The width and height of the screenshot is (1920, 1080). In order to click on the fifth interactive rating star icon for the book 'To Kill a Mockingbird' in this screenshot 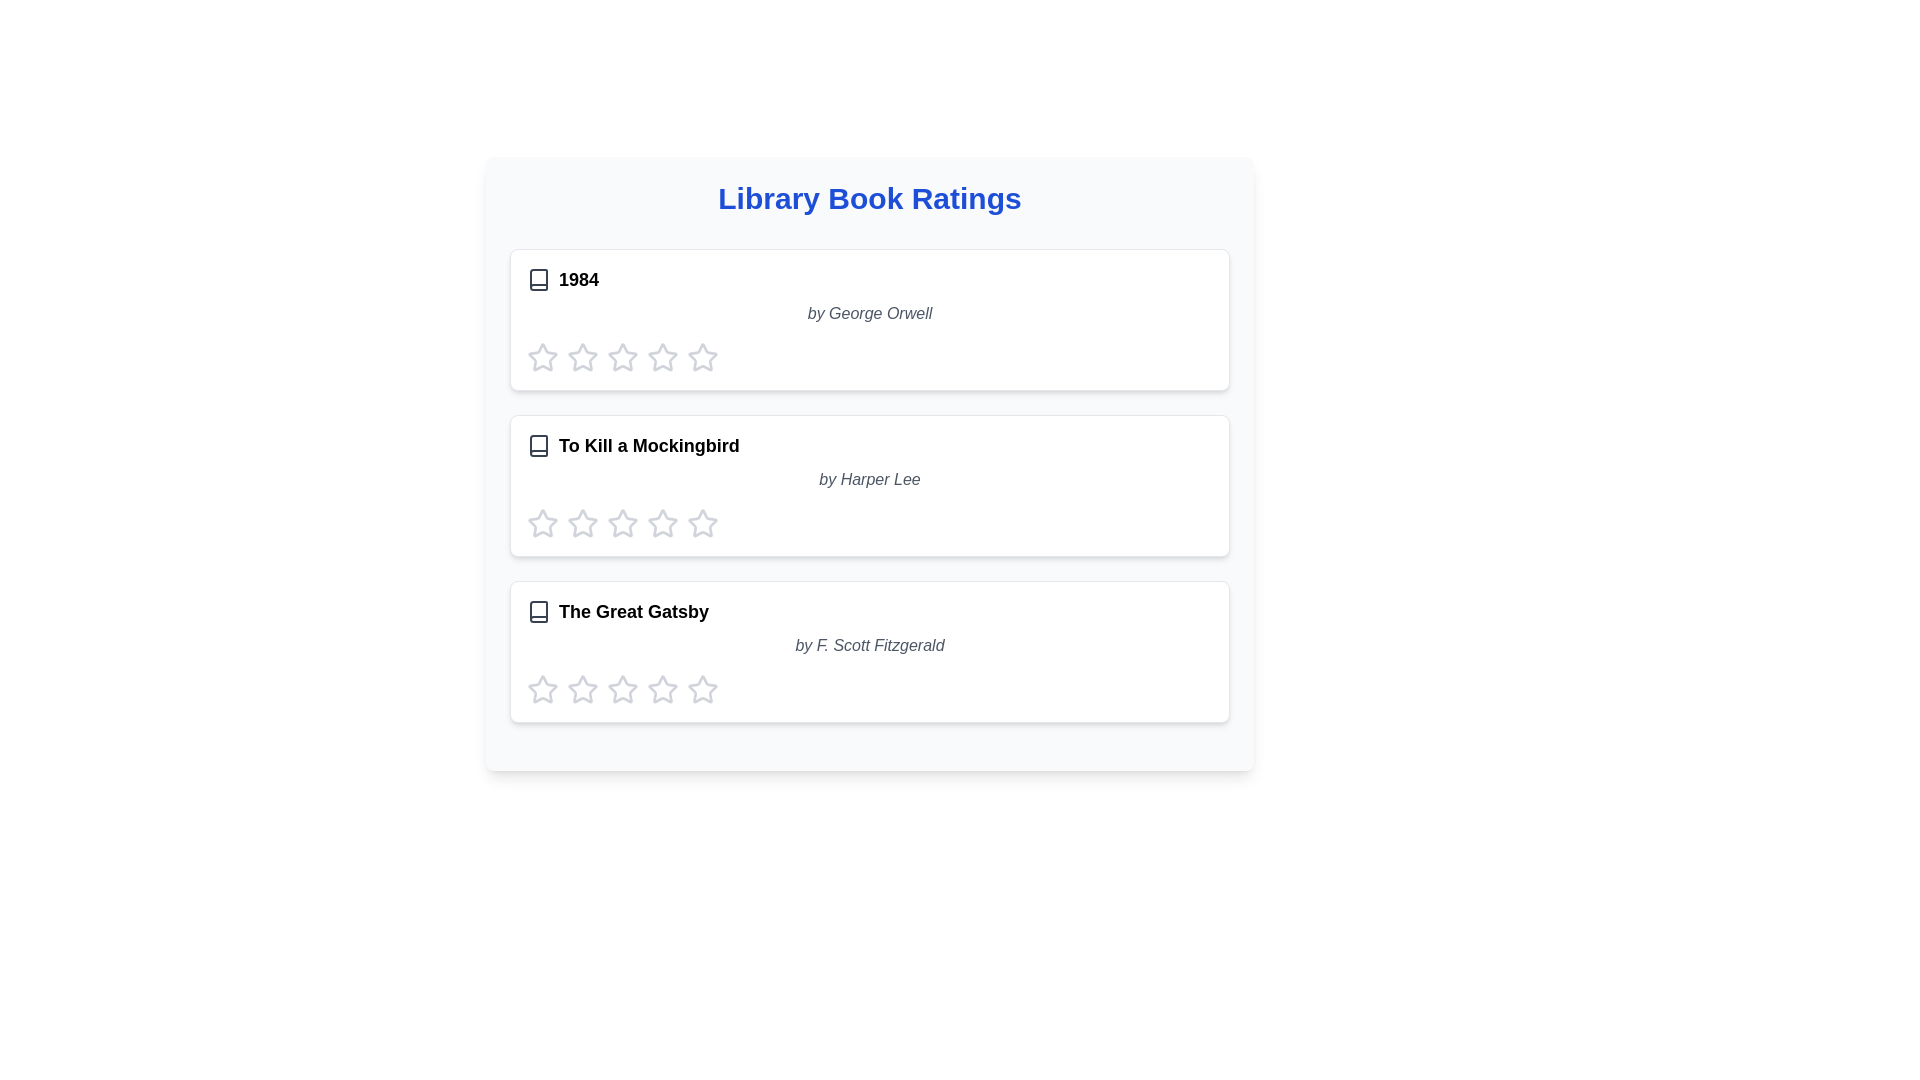, I will do `click(662, 523)`.